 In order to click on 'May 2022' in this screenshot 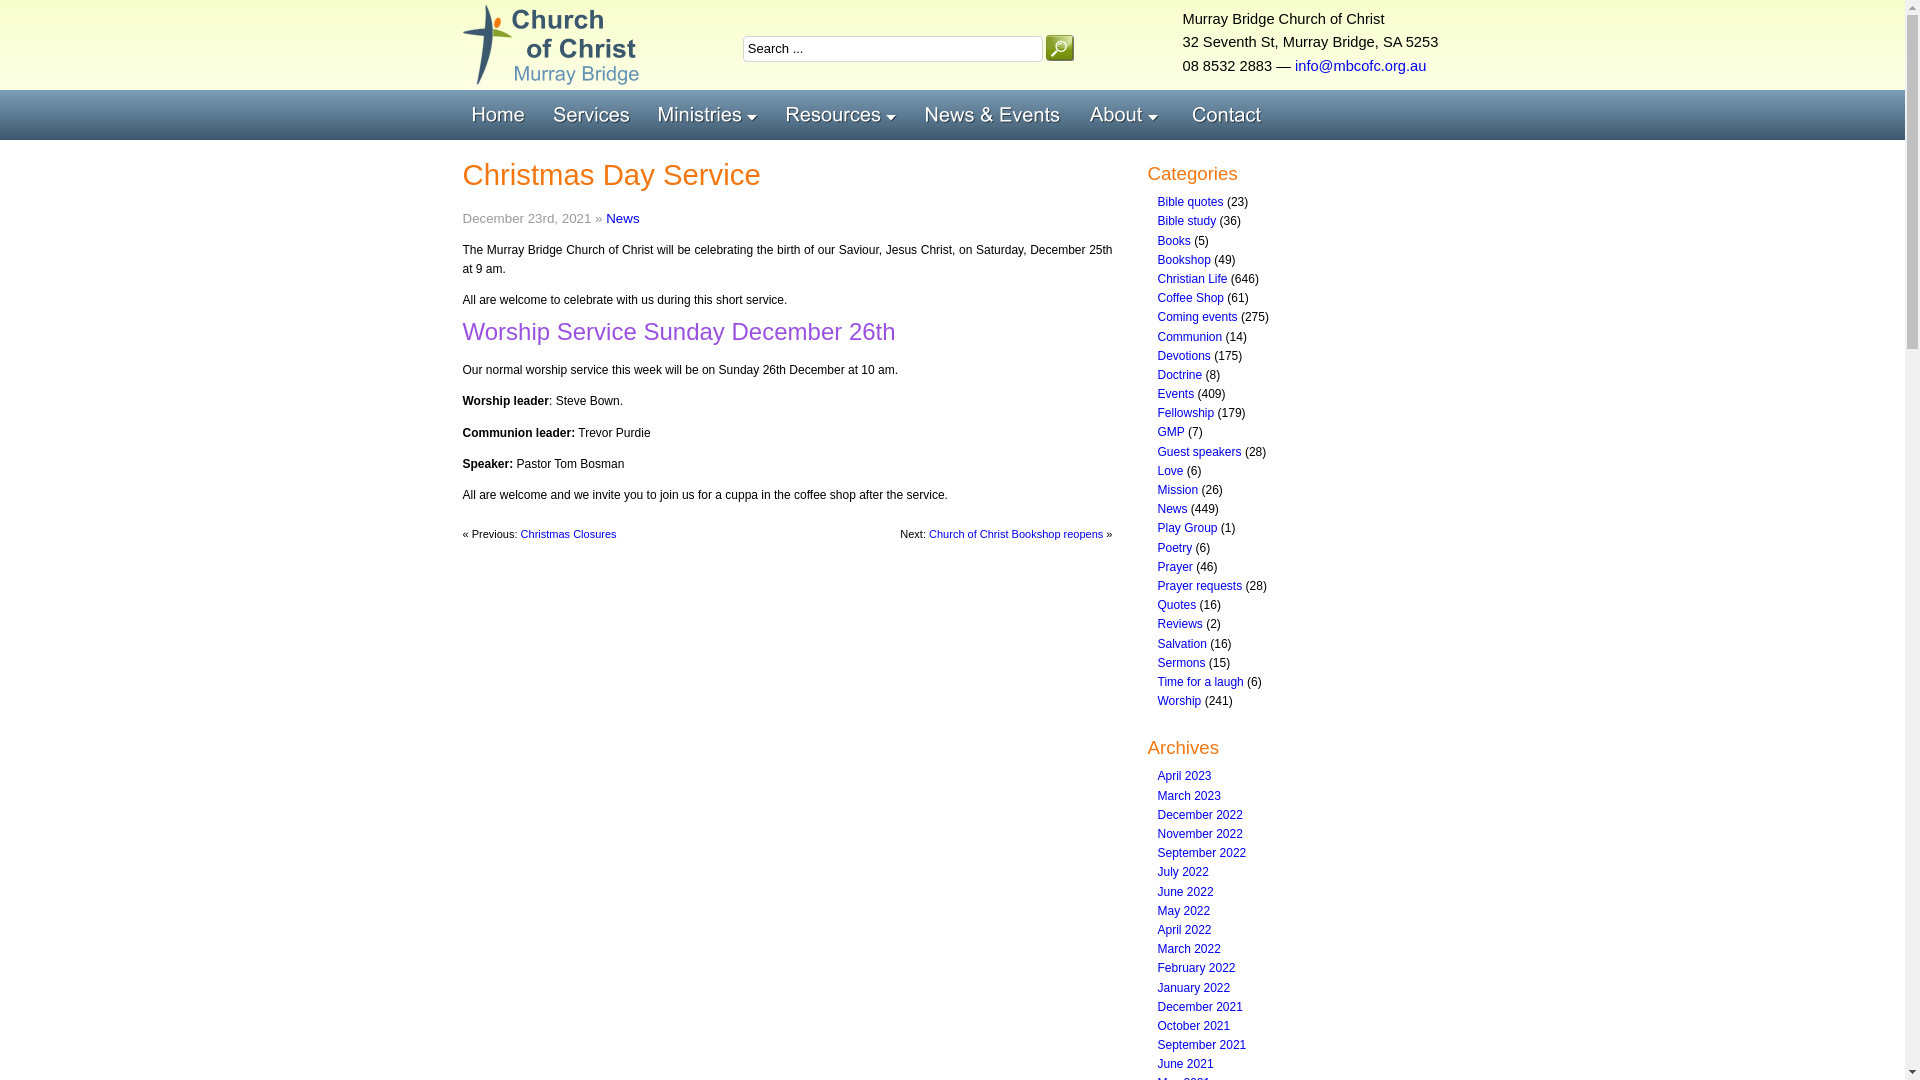, I will do `click(1157, 910)`.